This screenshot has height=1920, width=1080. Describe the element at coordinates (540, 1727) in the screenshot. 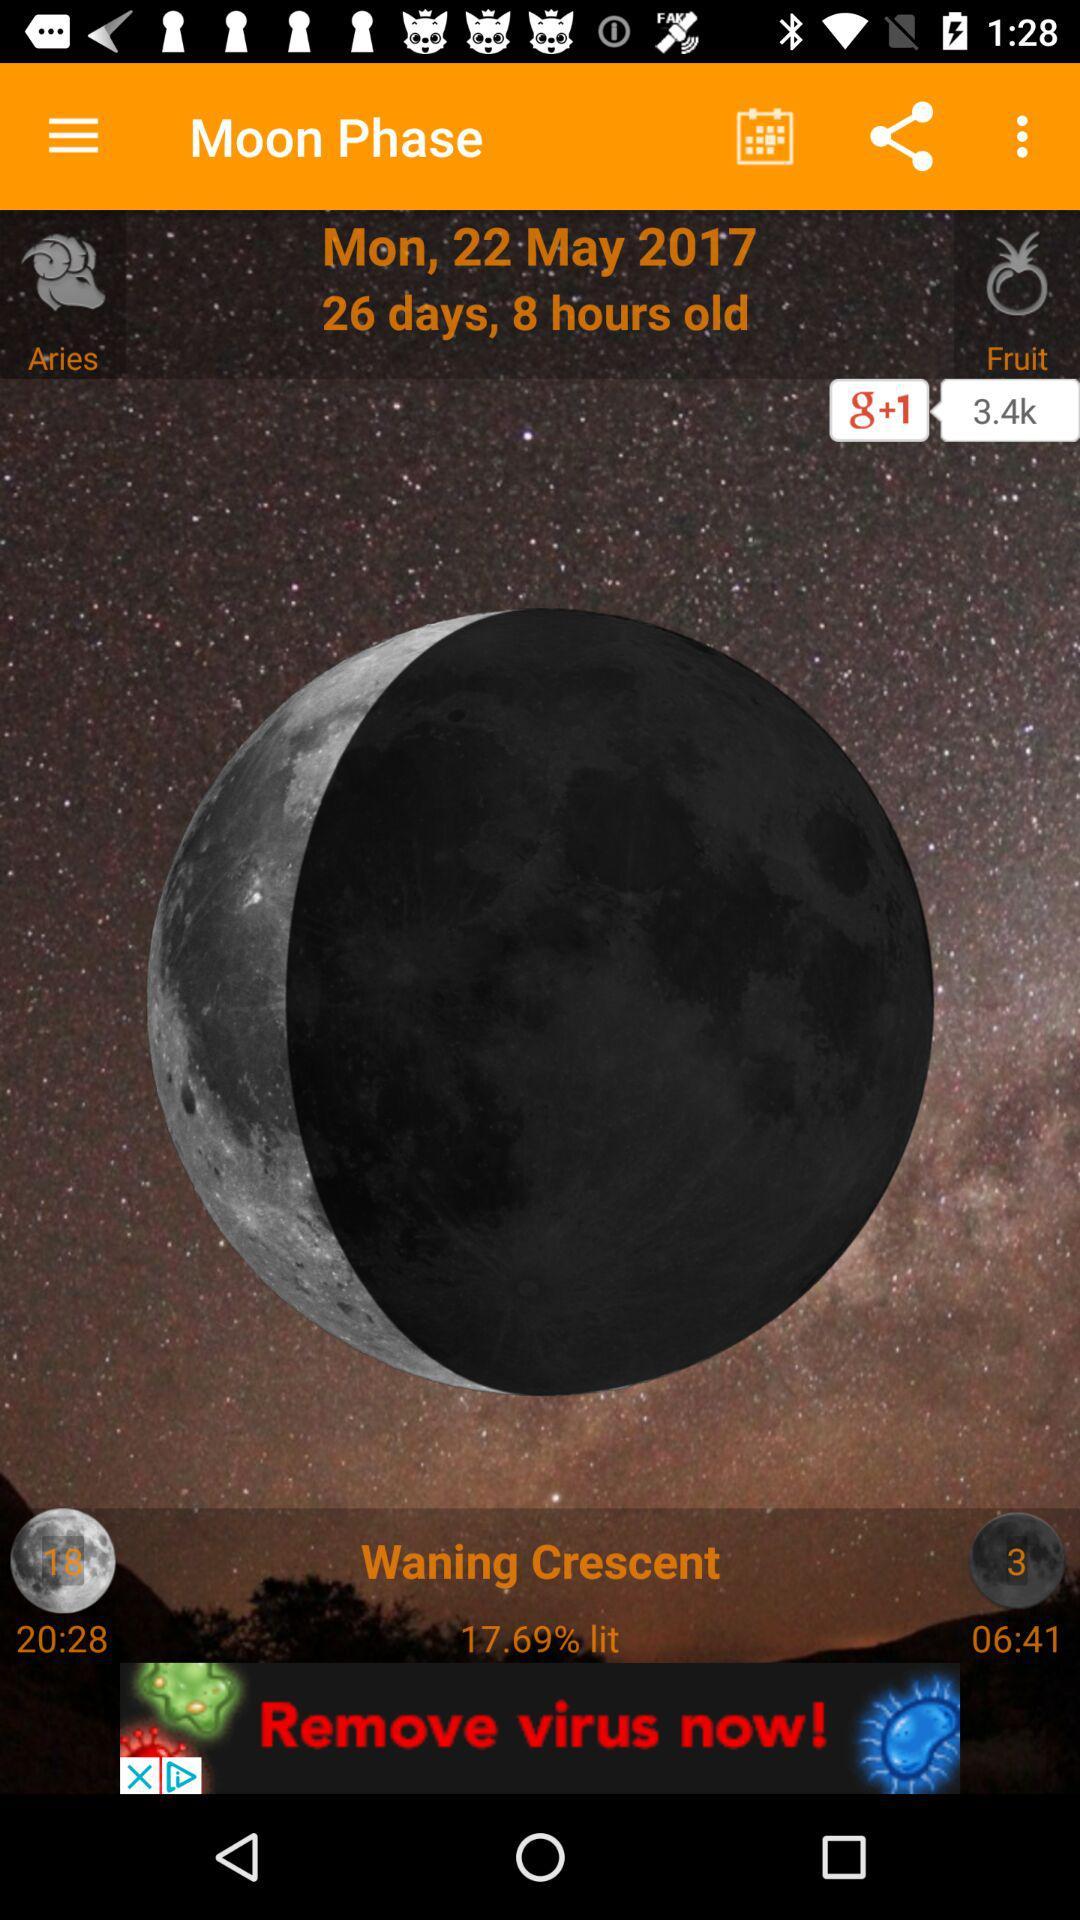

I see `remove virus now` at that location.